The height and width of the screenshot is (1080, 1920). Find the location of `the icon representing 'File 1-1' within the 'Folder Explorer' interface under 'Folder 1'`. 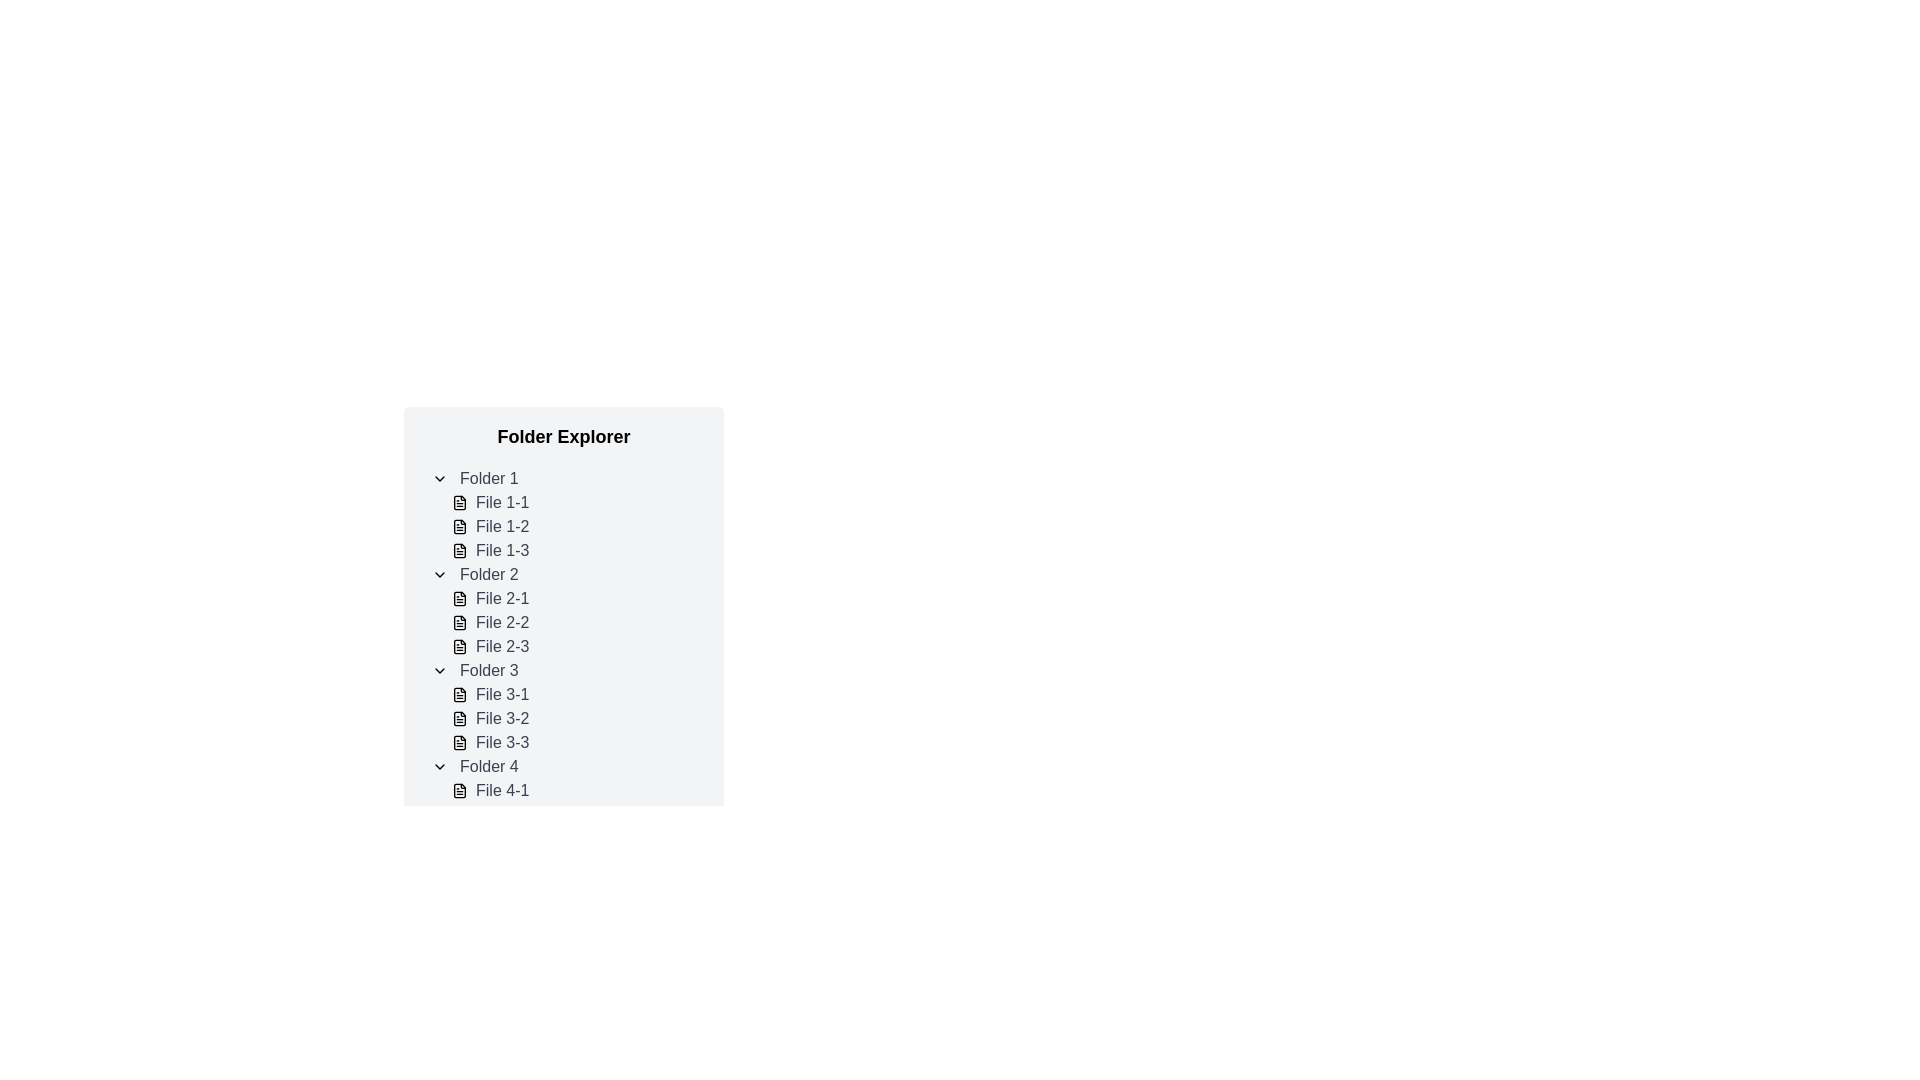

the icon representing 'File 1-1' within the 'Folder Explorer' interface under 'Folder 1' is located at coordinates (459, 501).